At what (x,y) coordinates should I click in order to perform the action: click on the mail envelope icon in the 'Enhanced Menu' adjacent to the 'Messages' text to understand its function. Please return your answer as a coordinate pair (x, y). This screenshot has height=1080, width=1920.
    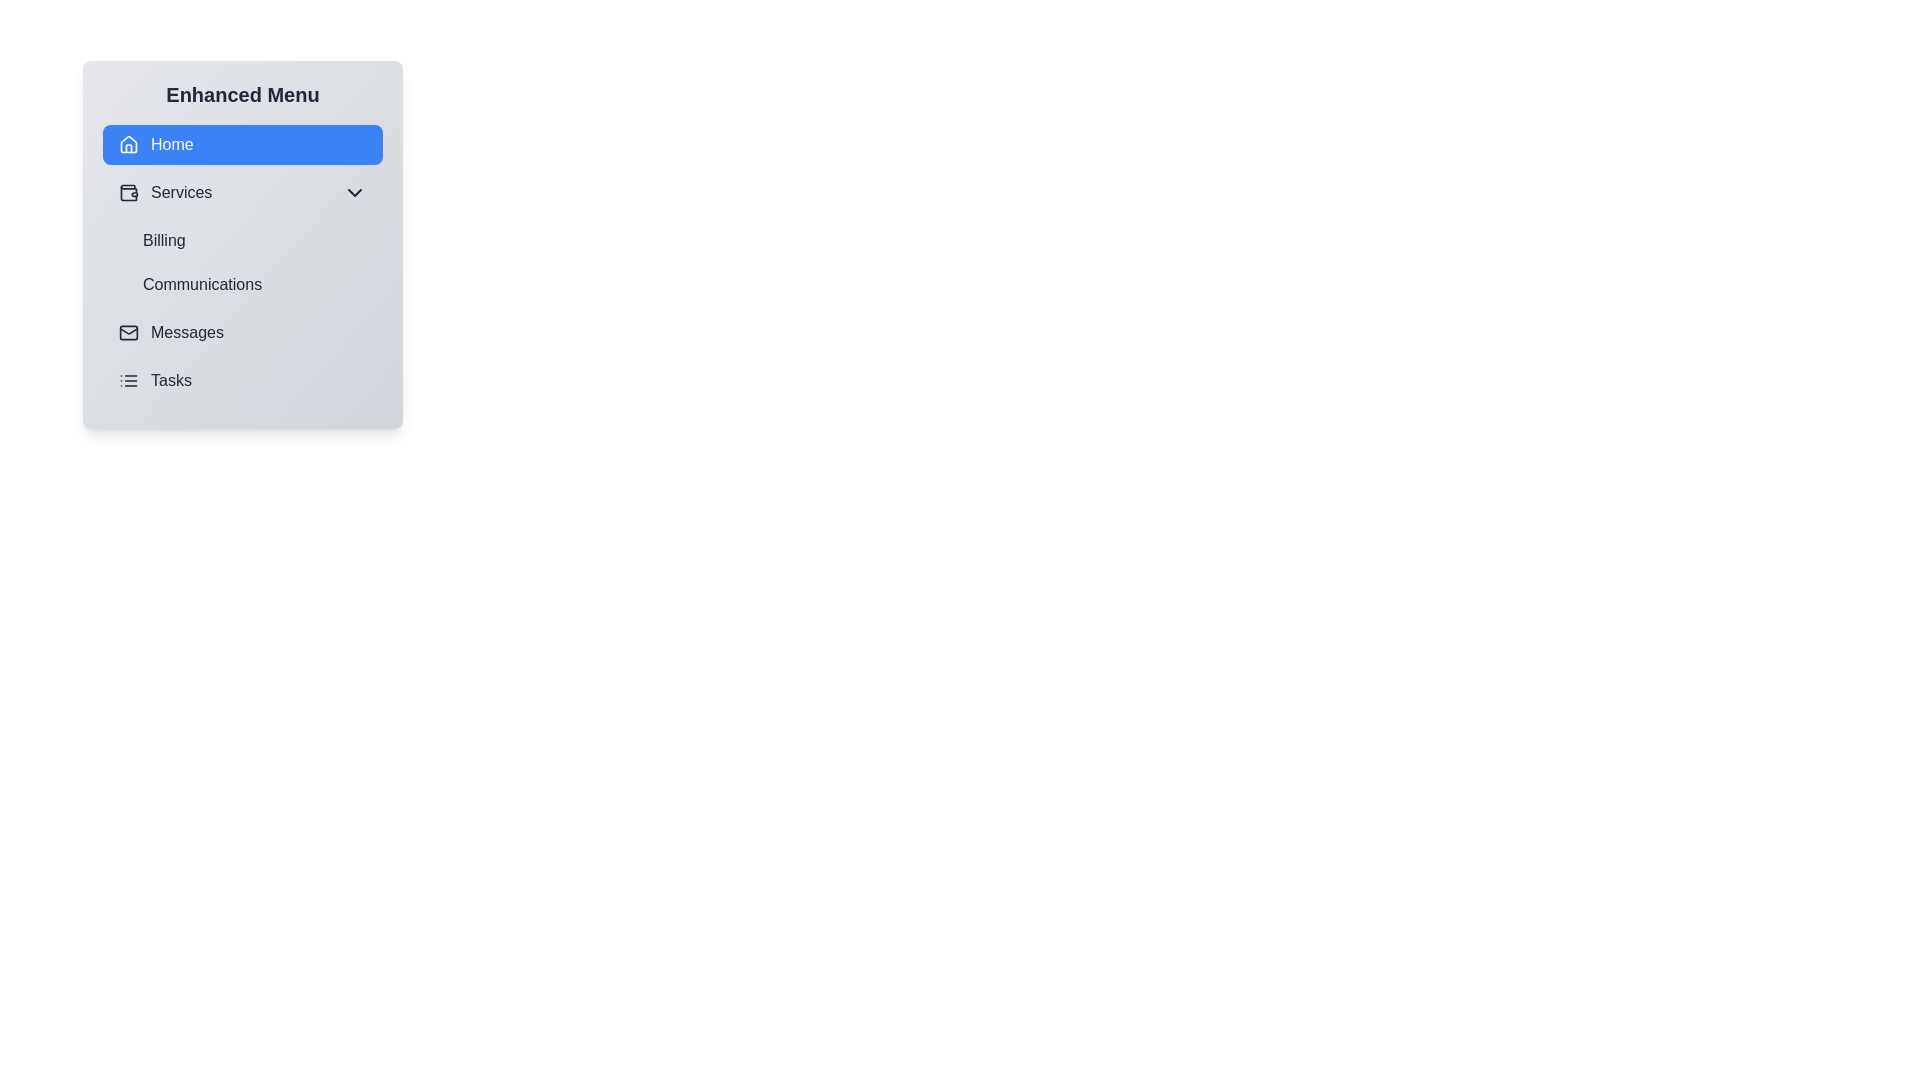
    Looking at the image, I should click on (128, 331).